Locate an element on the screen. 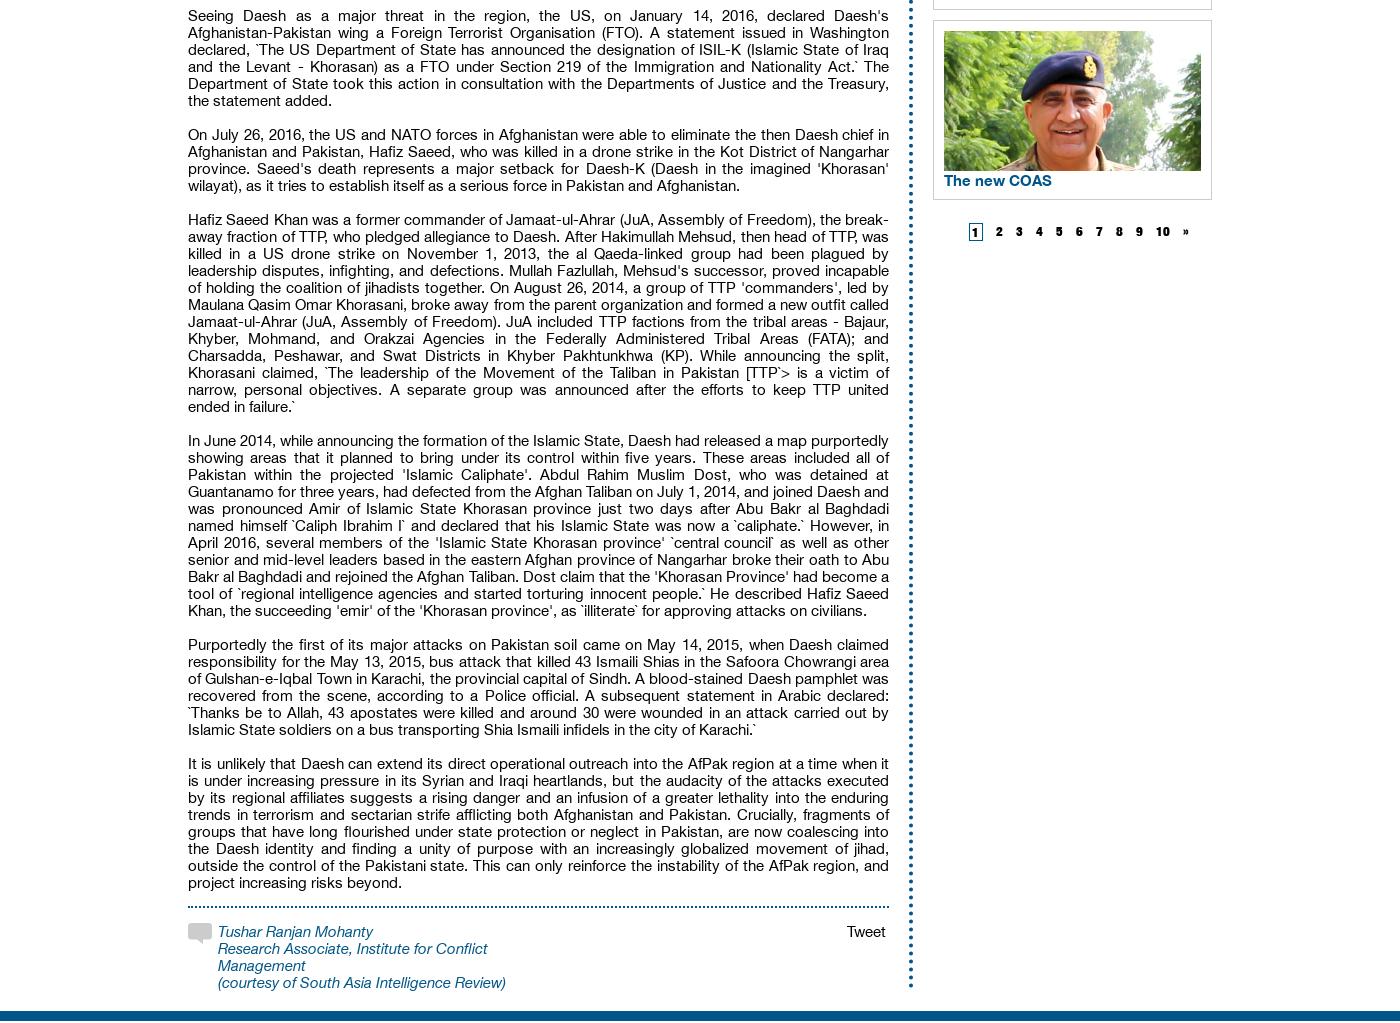 This screenshot has width=1400, height=1023. 'Seeing Daesh as a major threat in the region, the US, on January 14, 2016, declared Daesh's Afghanistan-Pakistan wing a Foreign Terrorist Organisation (FTO). A statement issued in Washington declared, `The US Department of State has announced the designation of ISIL-K (Islamic State of Iraq and the Levant - Khorasan) as a FTO under Section 219 of the Immigration and Nationality Act.` The Department of State took this action in consultation with the Departments of Justice and the Treasury, the statement added.' is located at coordinates (538, 57).